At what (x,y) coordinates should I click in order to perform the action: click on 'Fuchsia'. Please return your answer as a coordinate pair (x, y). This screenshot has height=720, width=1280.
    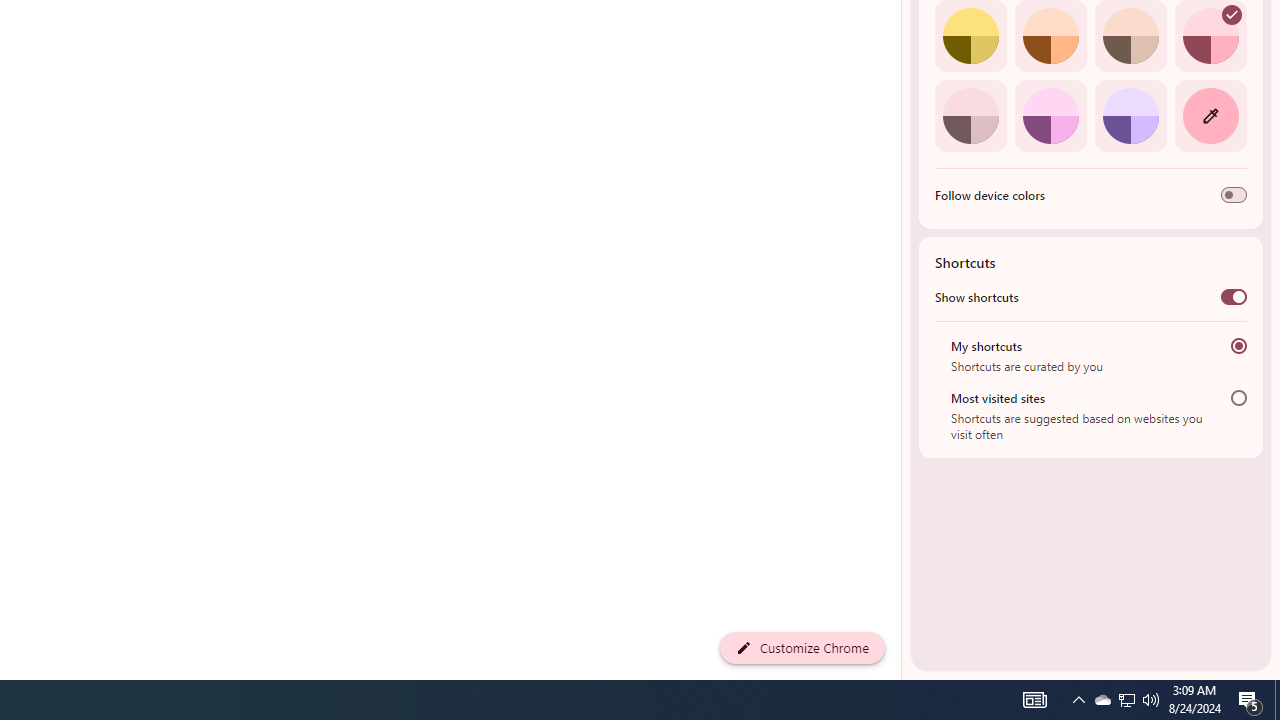
    Looking at the image, I should click on (1049, 115).